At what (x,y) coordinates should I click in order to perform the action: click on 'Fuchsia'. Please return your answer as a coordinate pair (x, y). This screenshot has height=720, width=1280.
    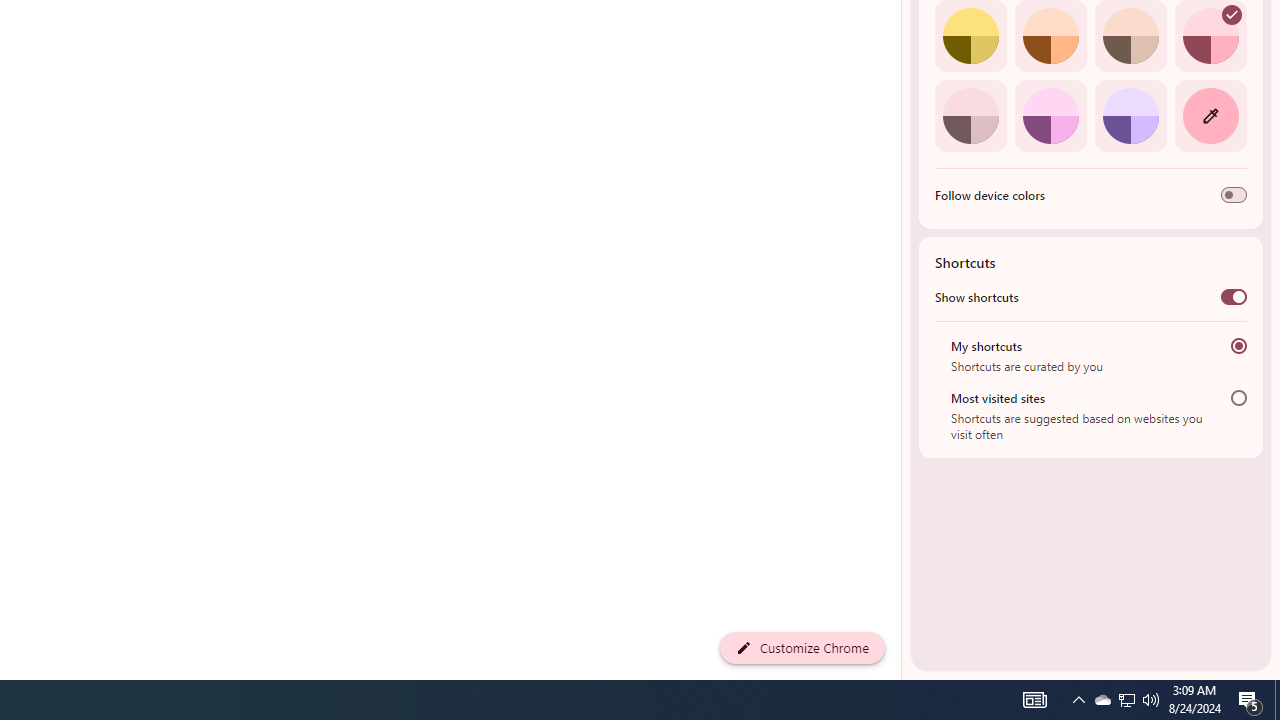
    Looking at the image, I should click on (1049, 115).